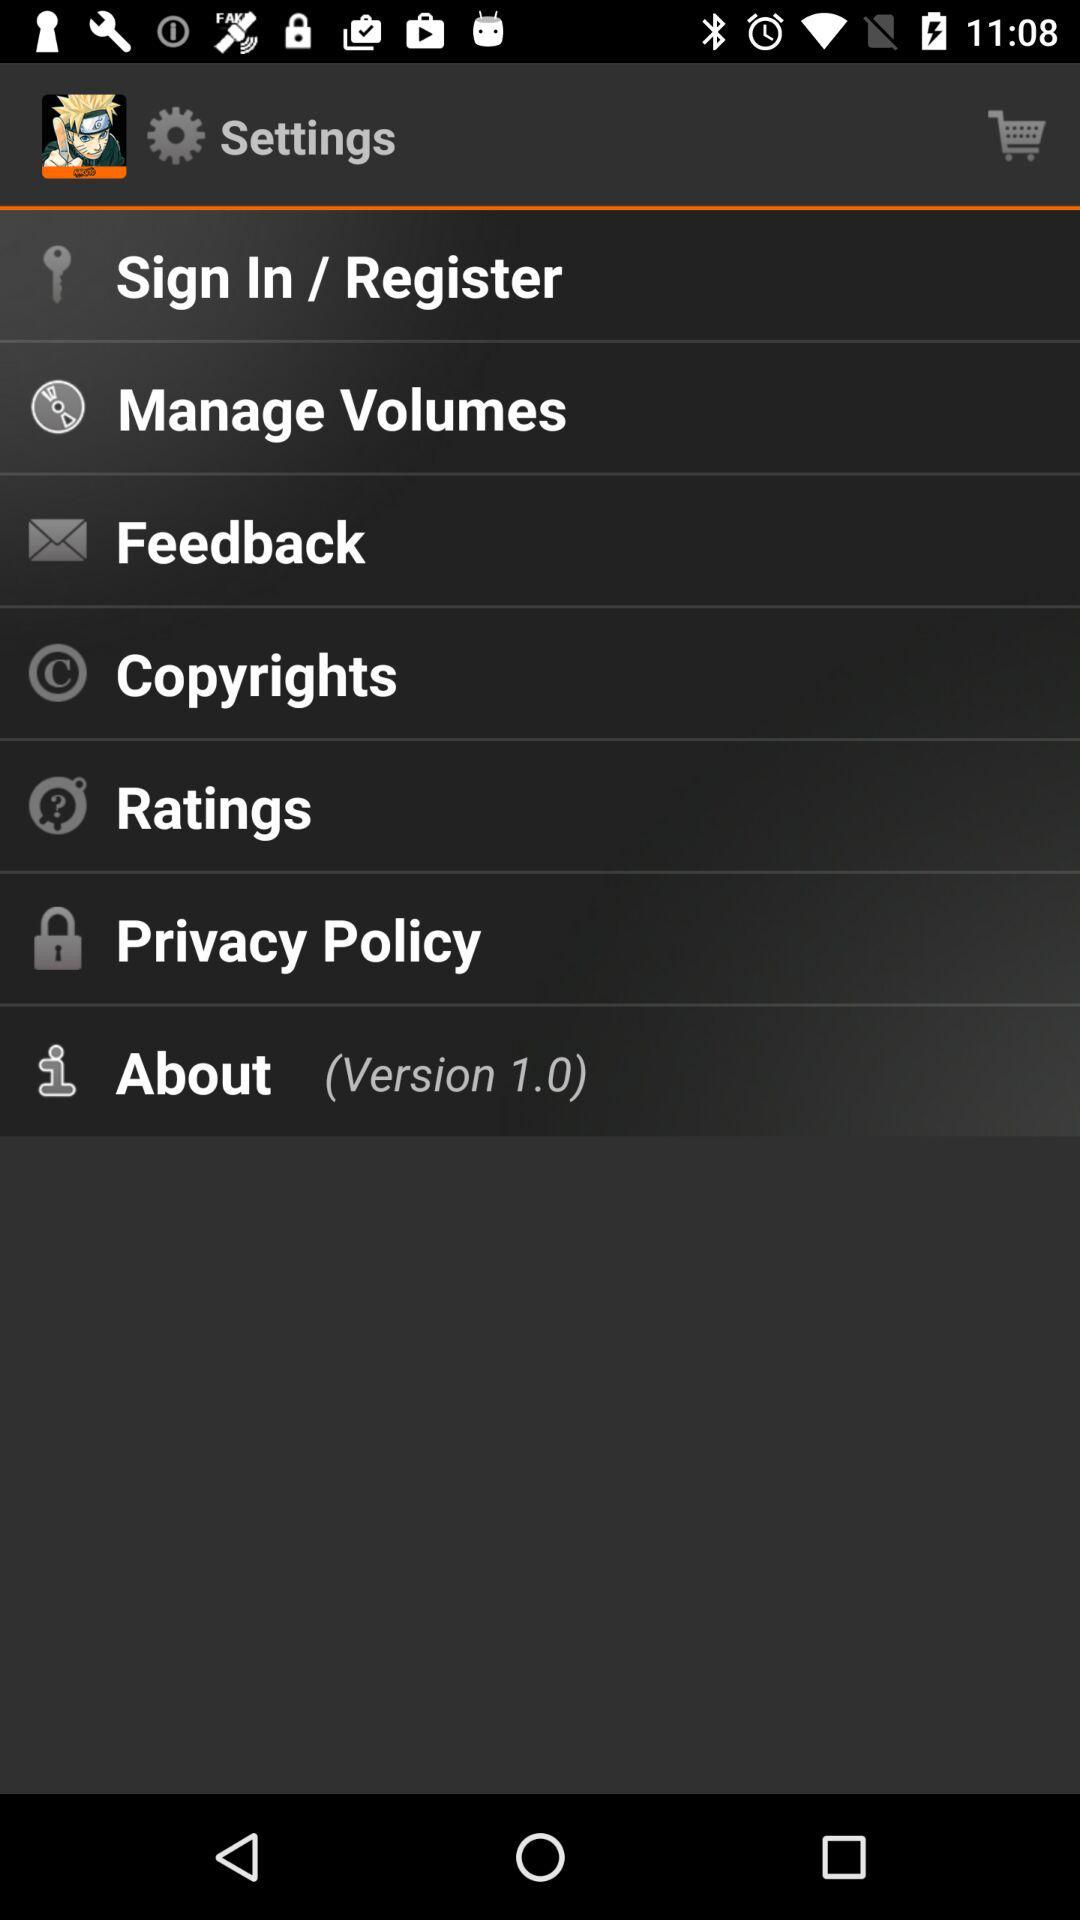 This screenshot has width=1080, height=1920. What do you see at coordinates (434, 1070) in the screenshot?
I see `(version 1.0)  item` at bounding box center [434, 1070].